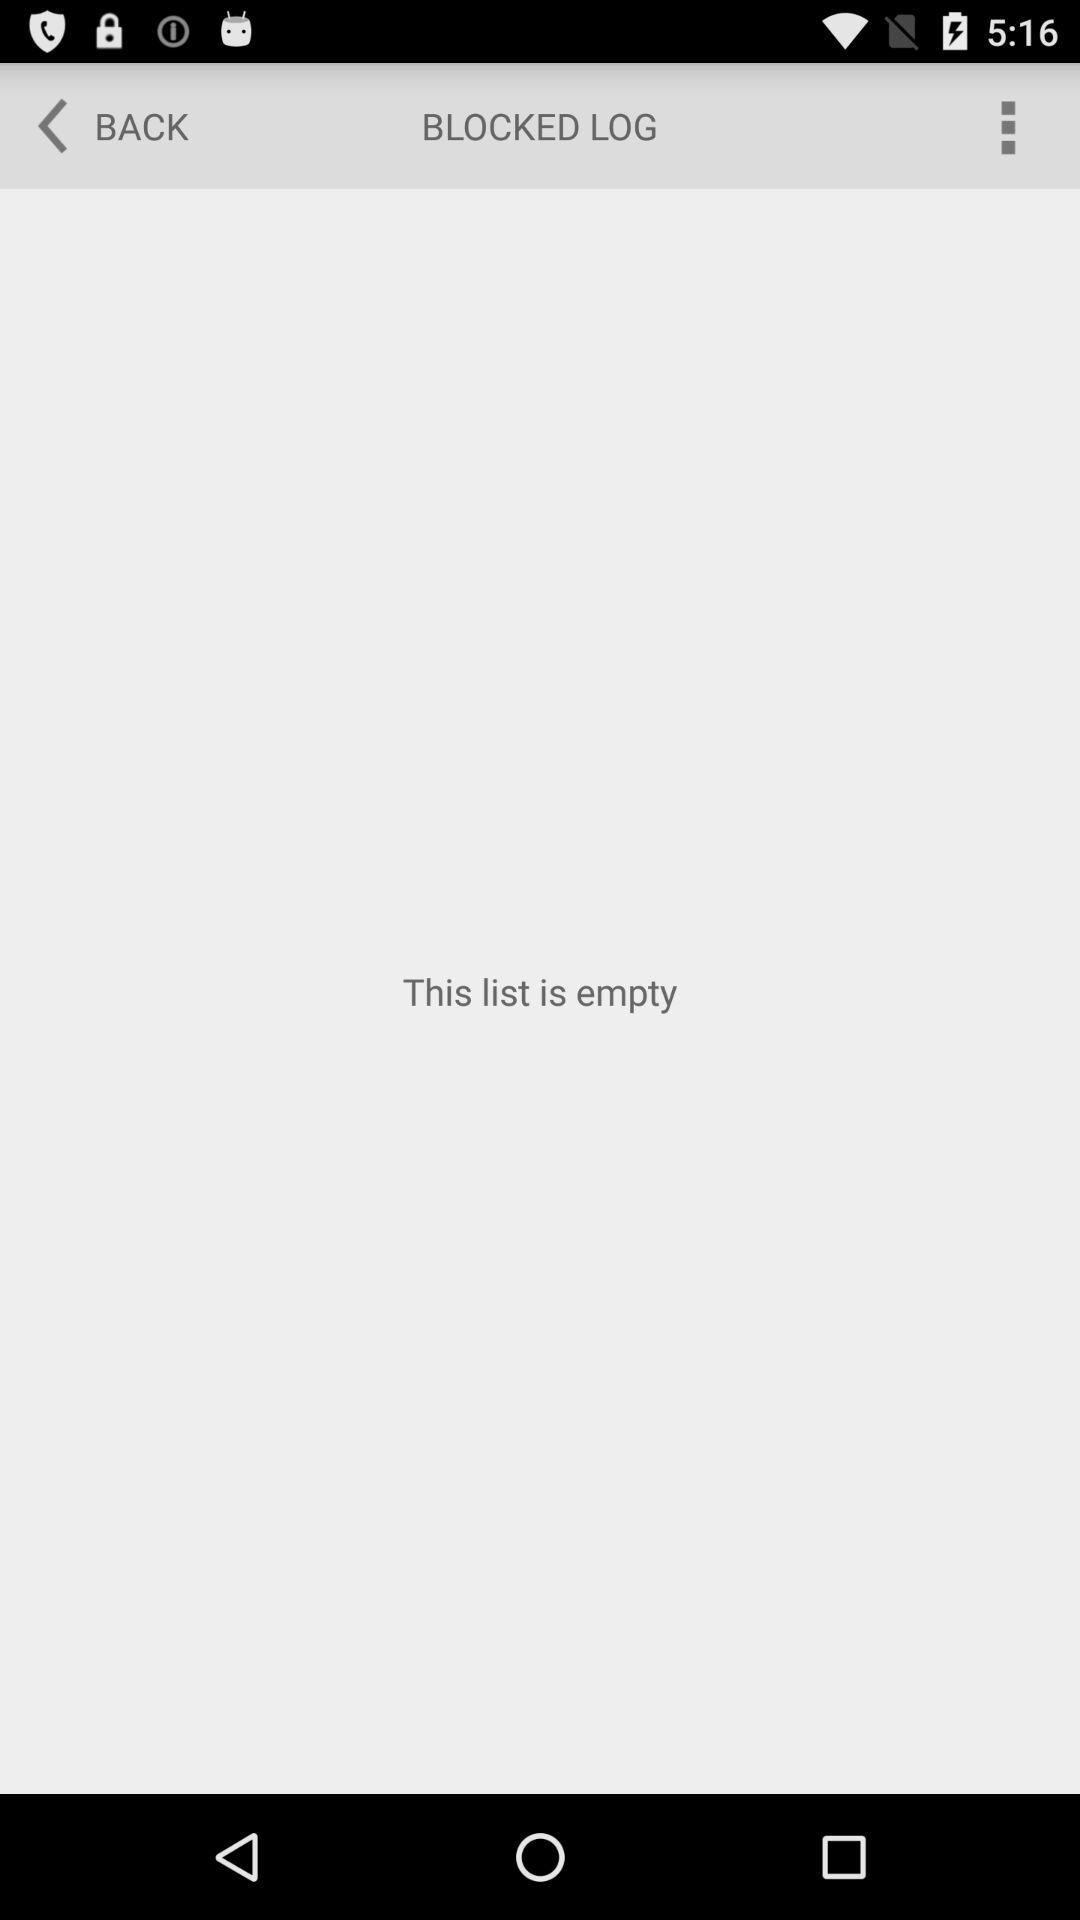 The height and width of the screenshot is (1920, 1080). What do you see at coordinates (99, 124) in the screenshot?
I see `the app above the this list is` at bounding box center [99, 124].